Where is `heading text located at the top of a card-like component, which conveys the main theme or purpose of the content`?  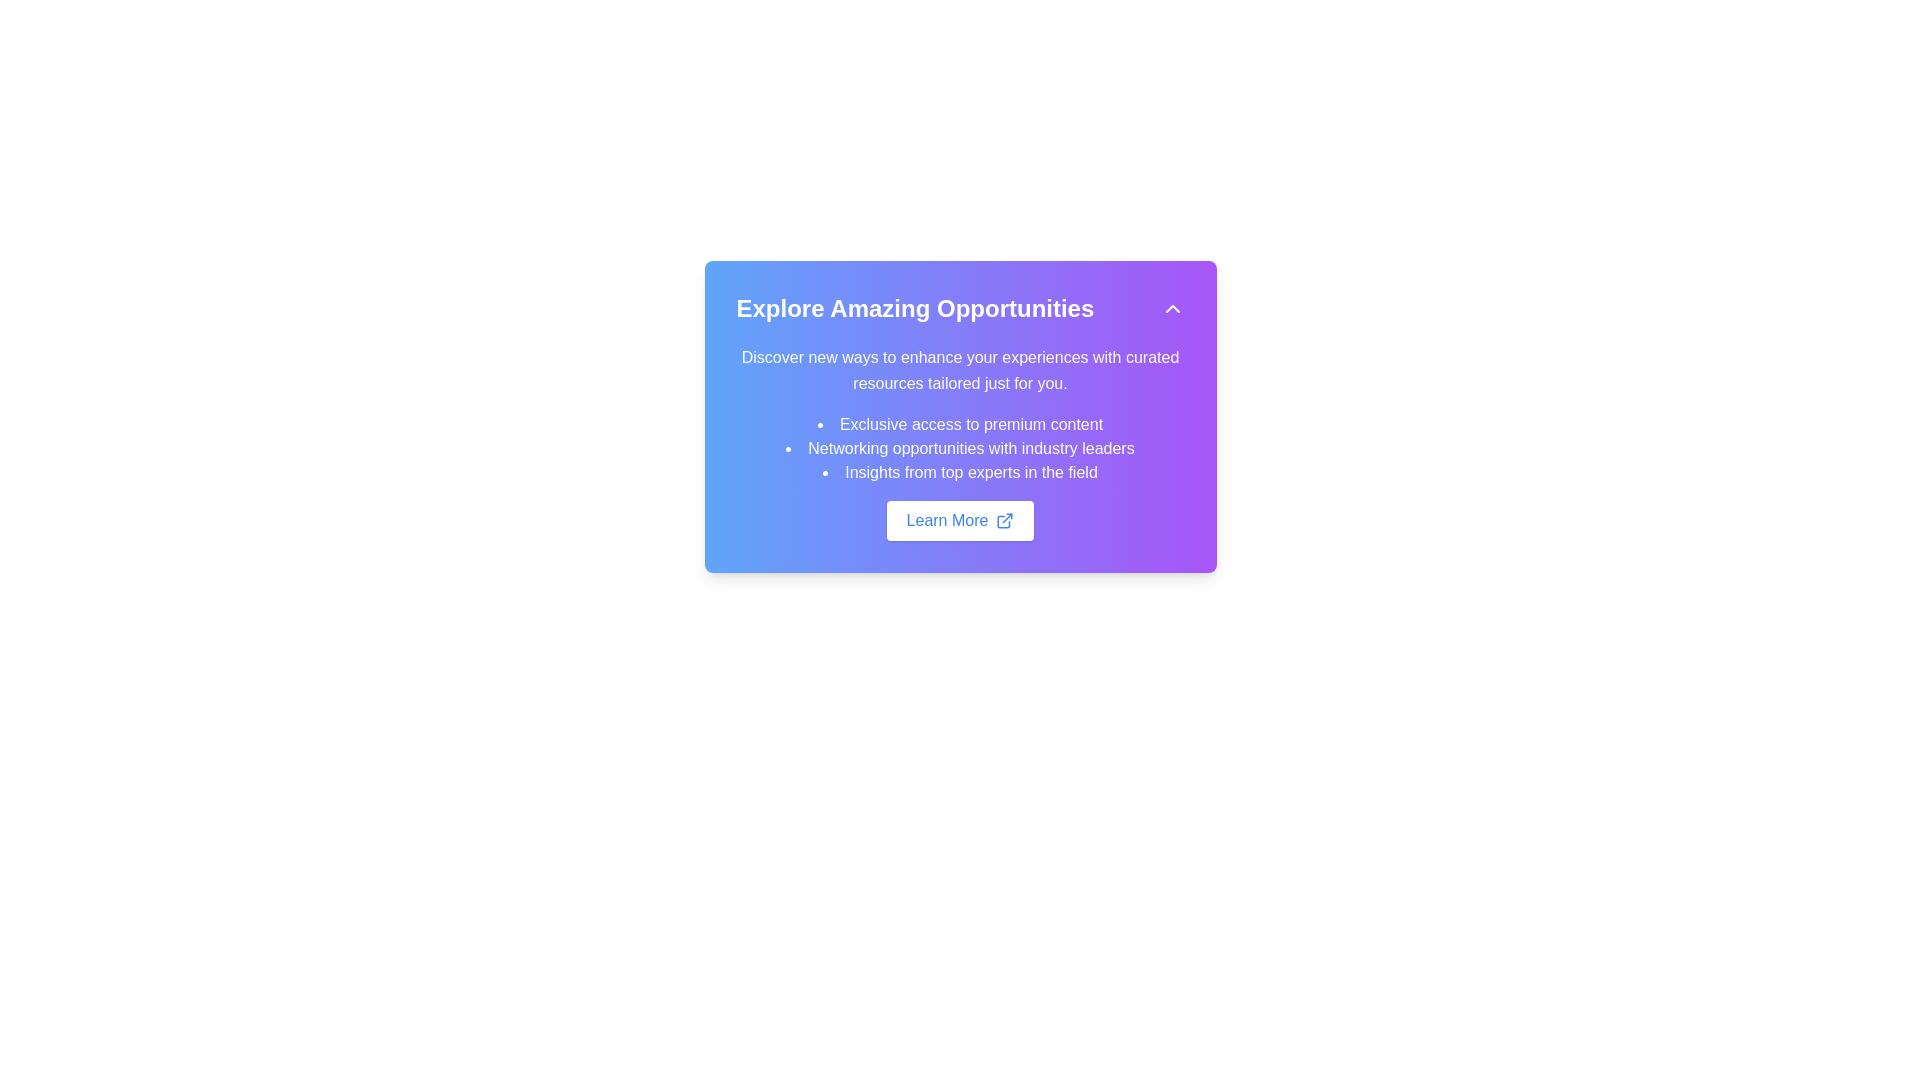
heading text located at the top of a card-like component, which conveys the main theme or purpose of the content is located at coordinates (914, 308).